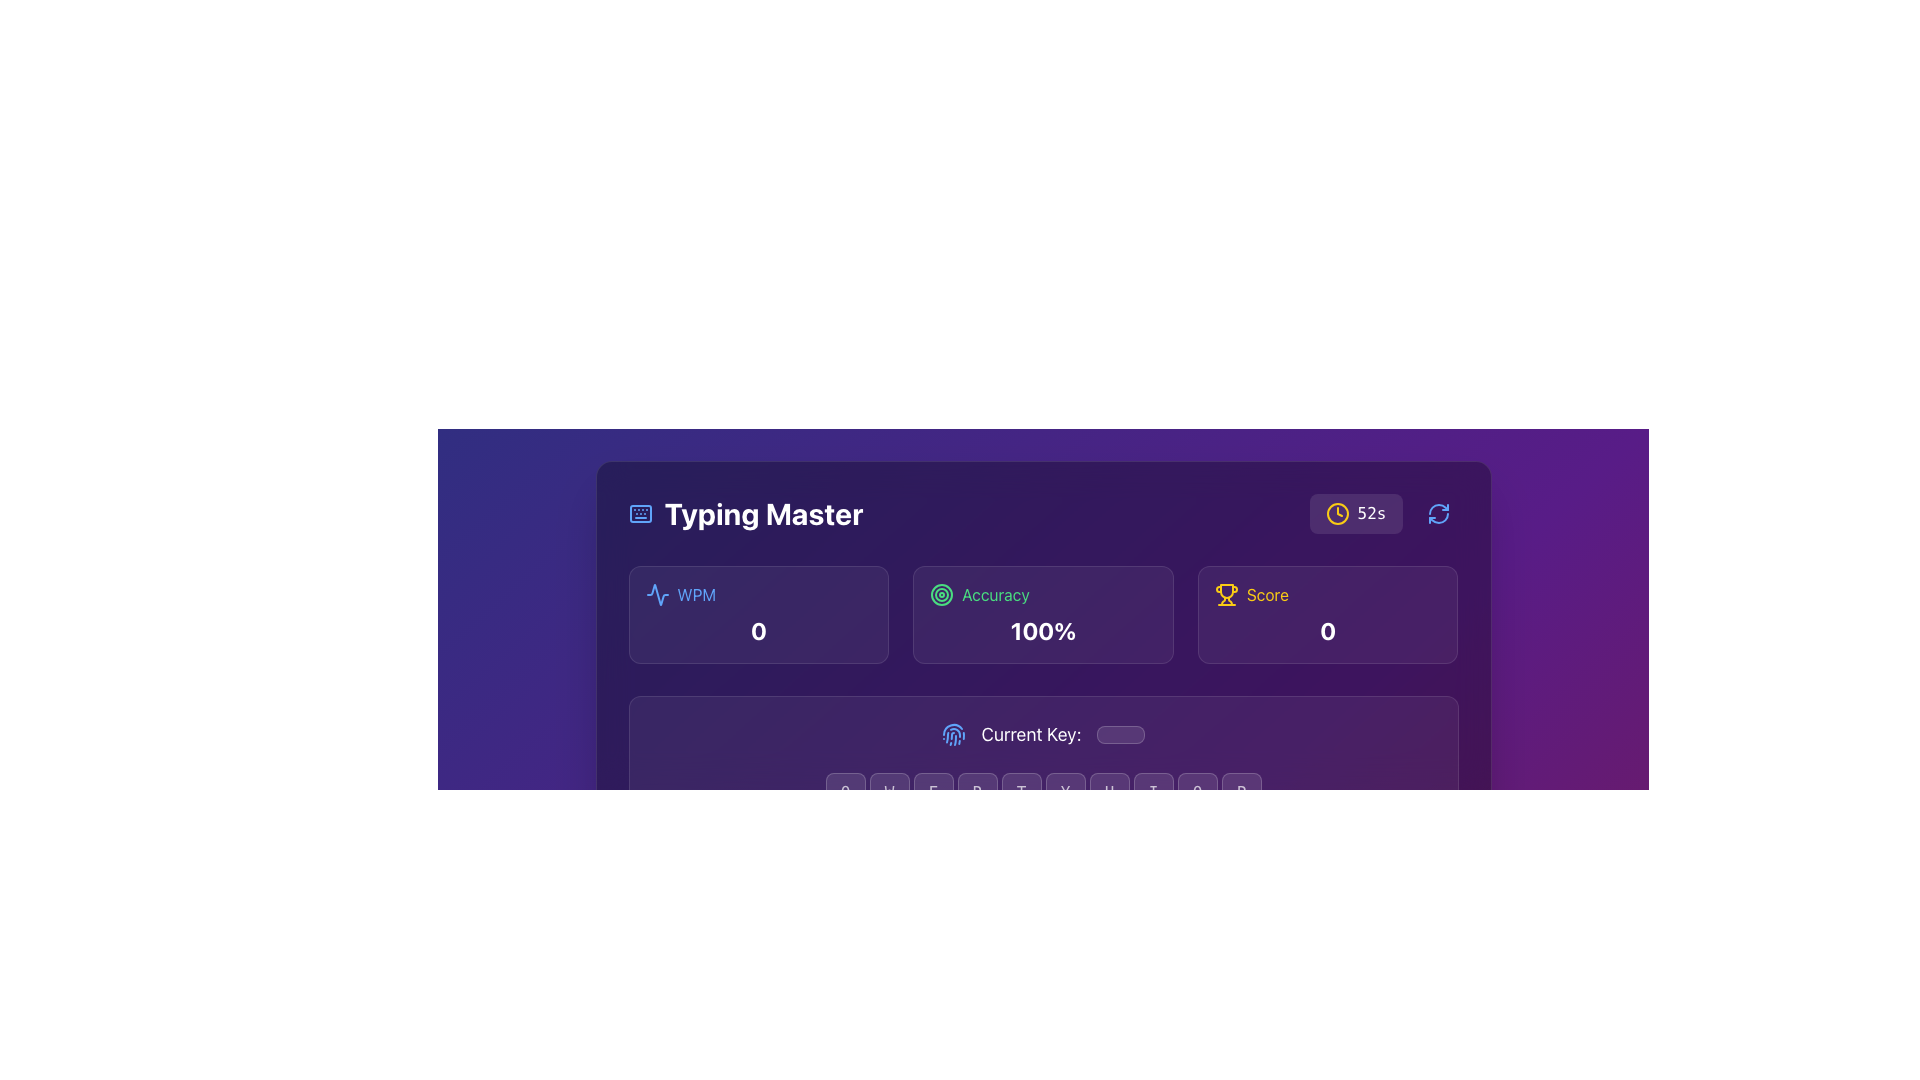  Describe the element at coordinates (1328, 631) in the screenshot. I see `the static text label displaying the current score, located below the 'Score' label and adjacent to a trophy icon` at that location.